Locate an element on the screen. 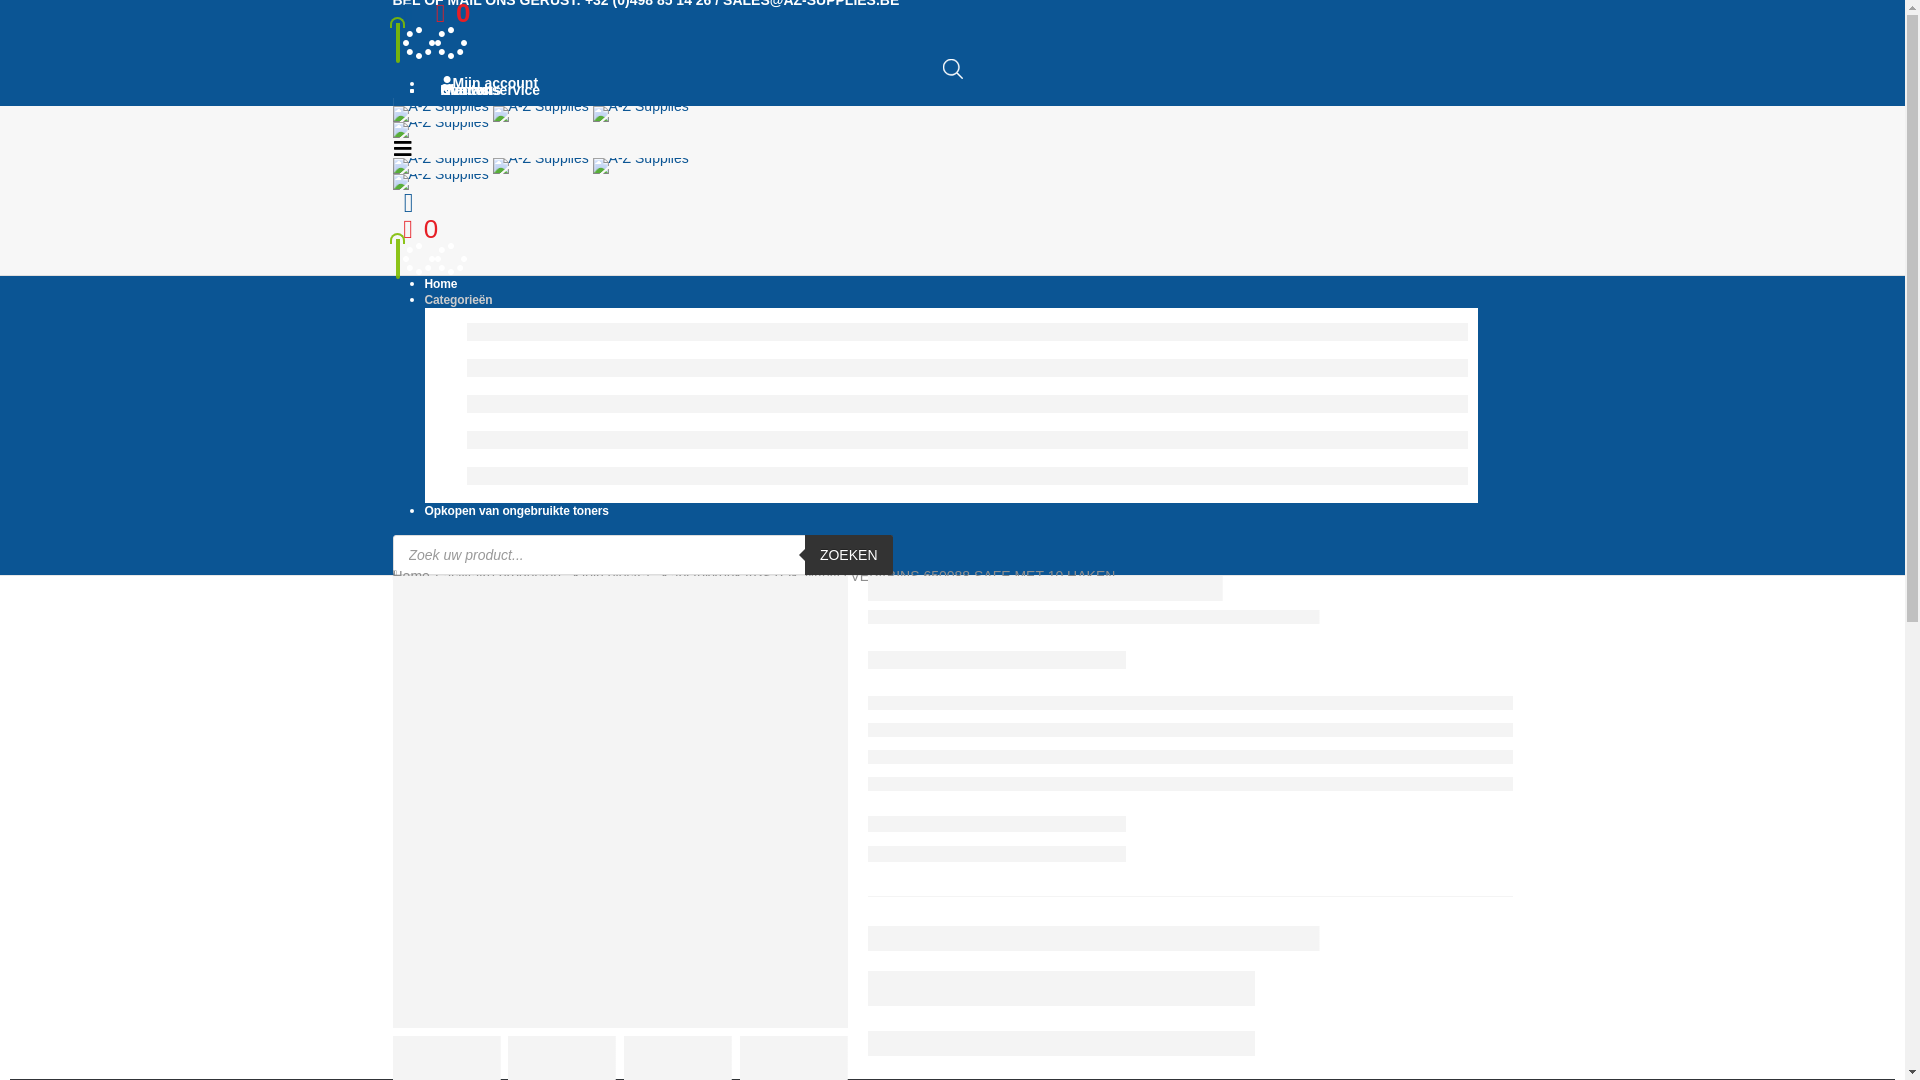  'Mijn account' is located at coordinates (484, 82).